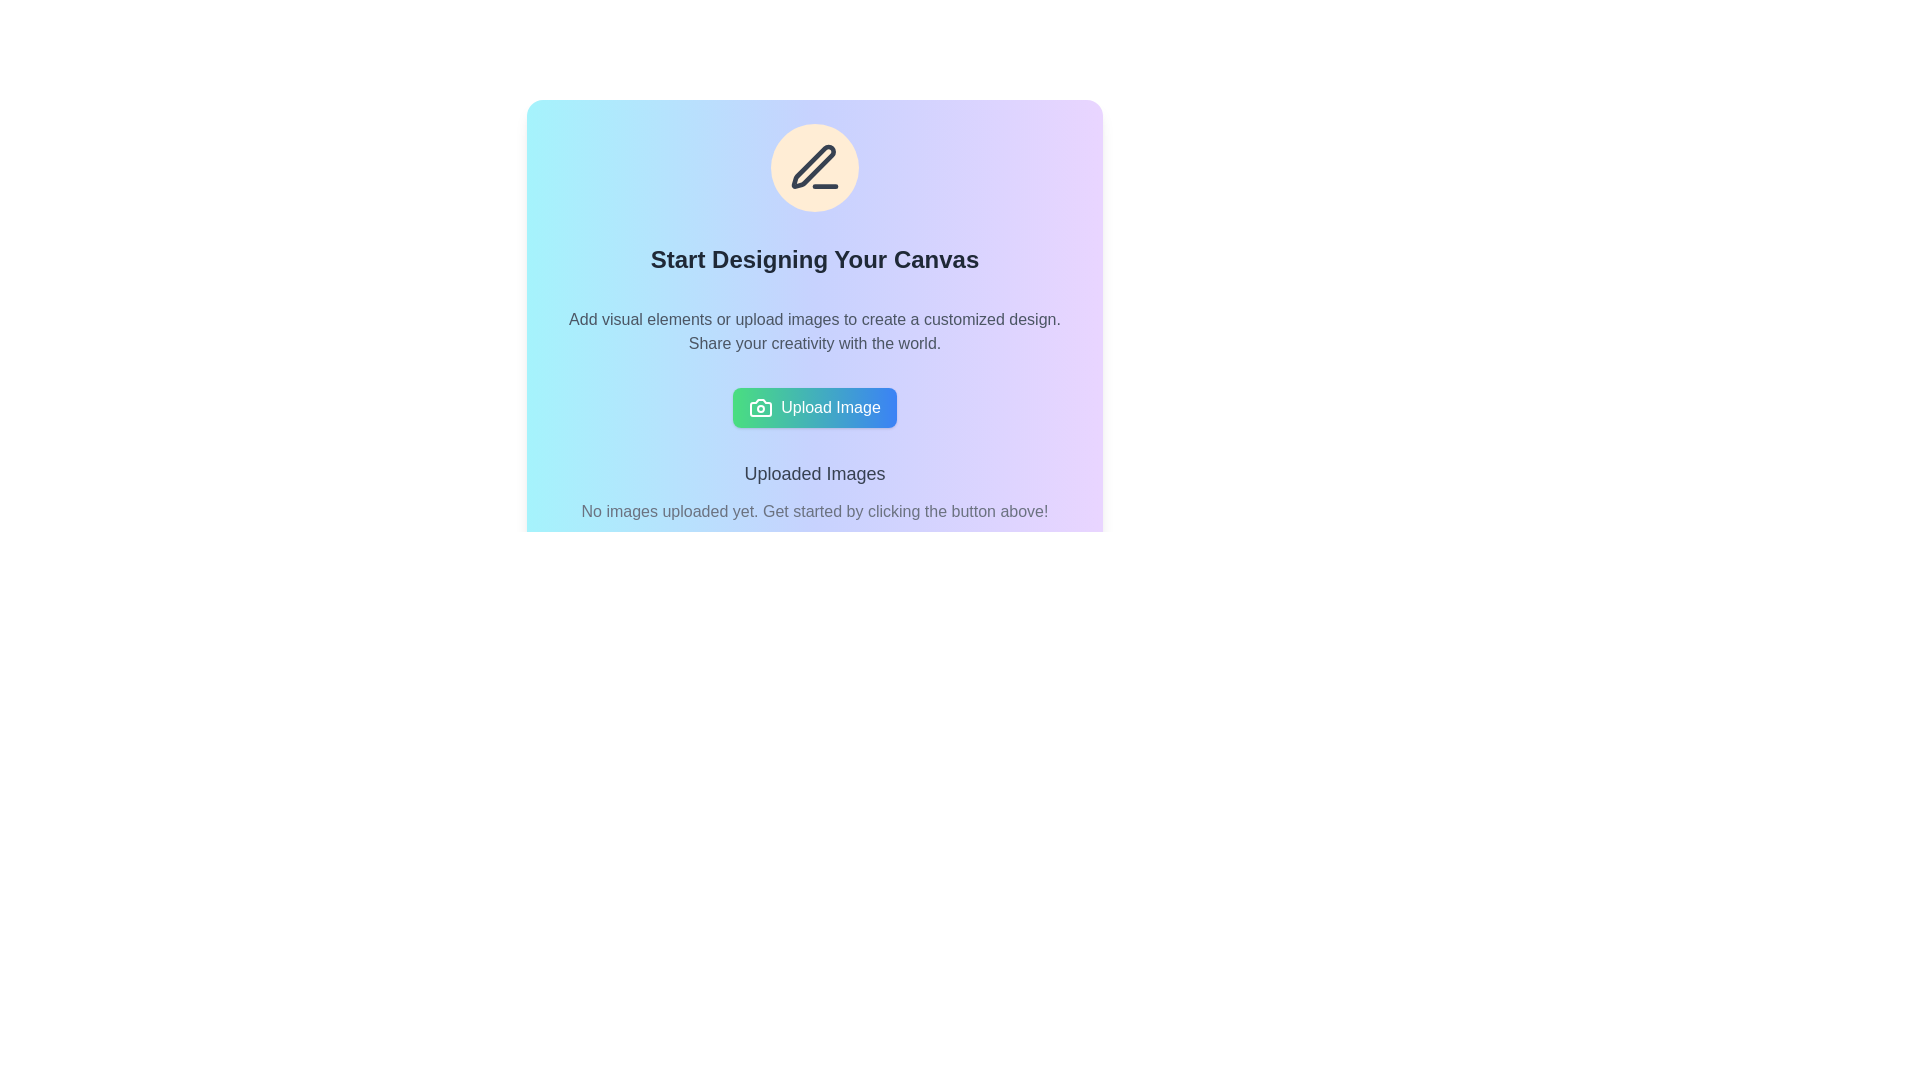  Describe the element at coordinates (815, 407) in the screenshot. I see `the 'Upload Image' button, which features a gradient background from green to blue with white text and a camera icon, to initiate the upload process` at that location.